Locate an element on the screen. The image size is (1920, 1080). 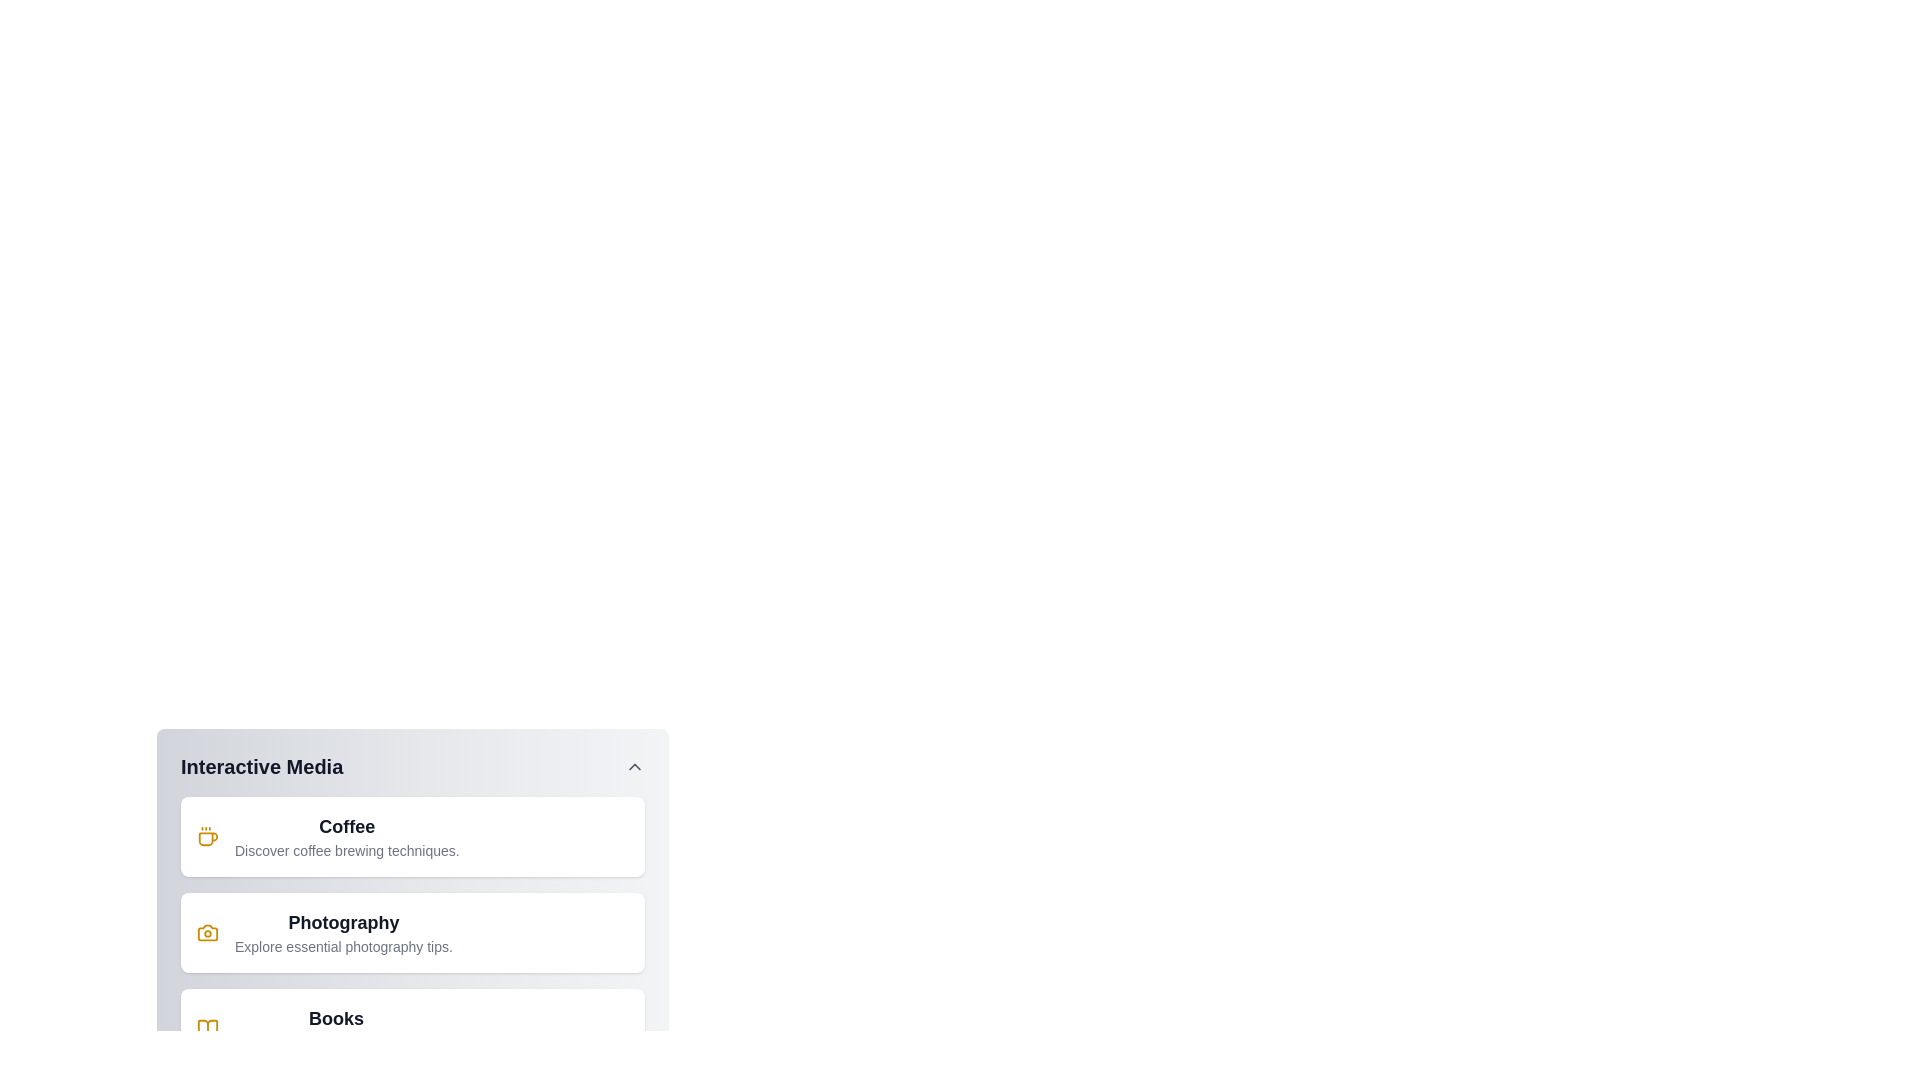
the menu item Photography is located at coordinates (411, 933).